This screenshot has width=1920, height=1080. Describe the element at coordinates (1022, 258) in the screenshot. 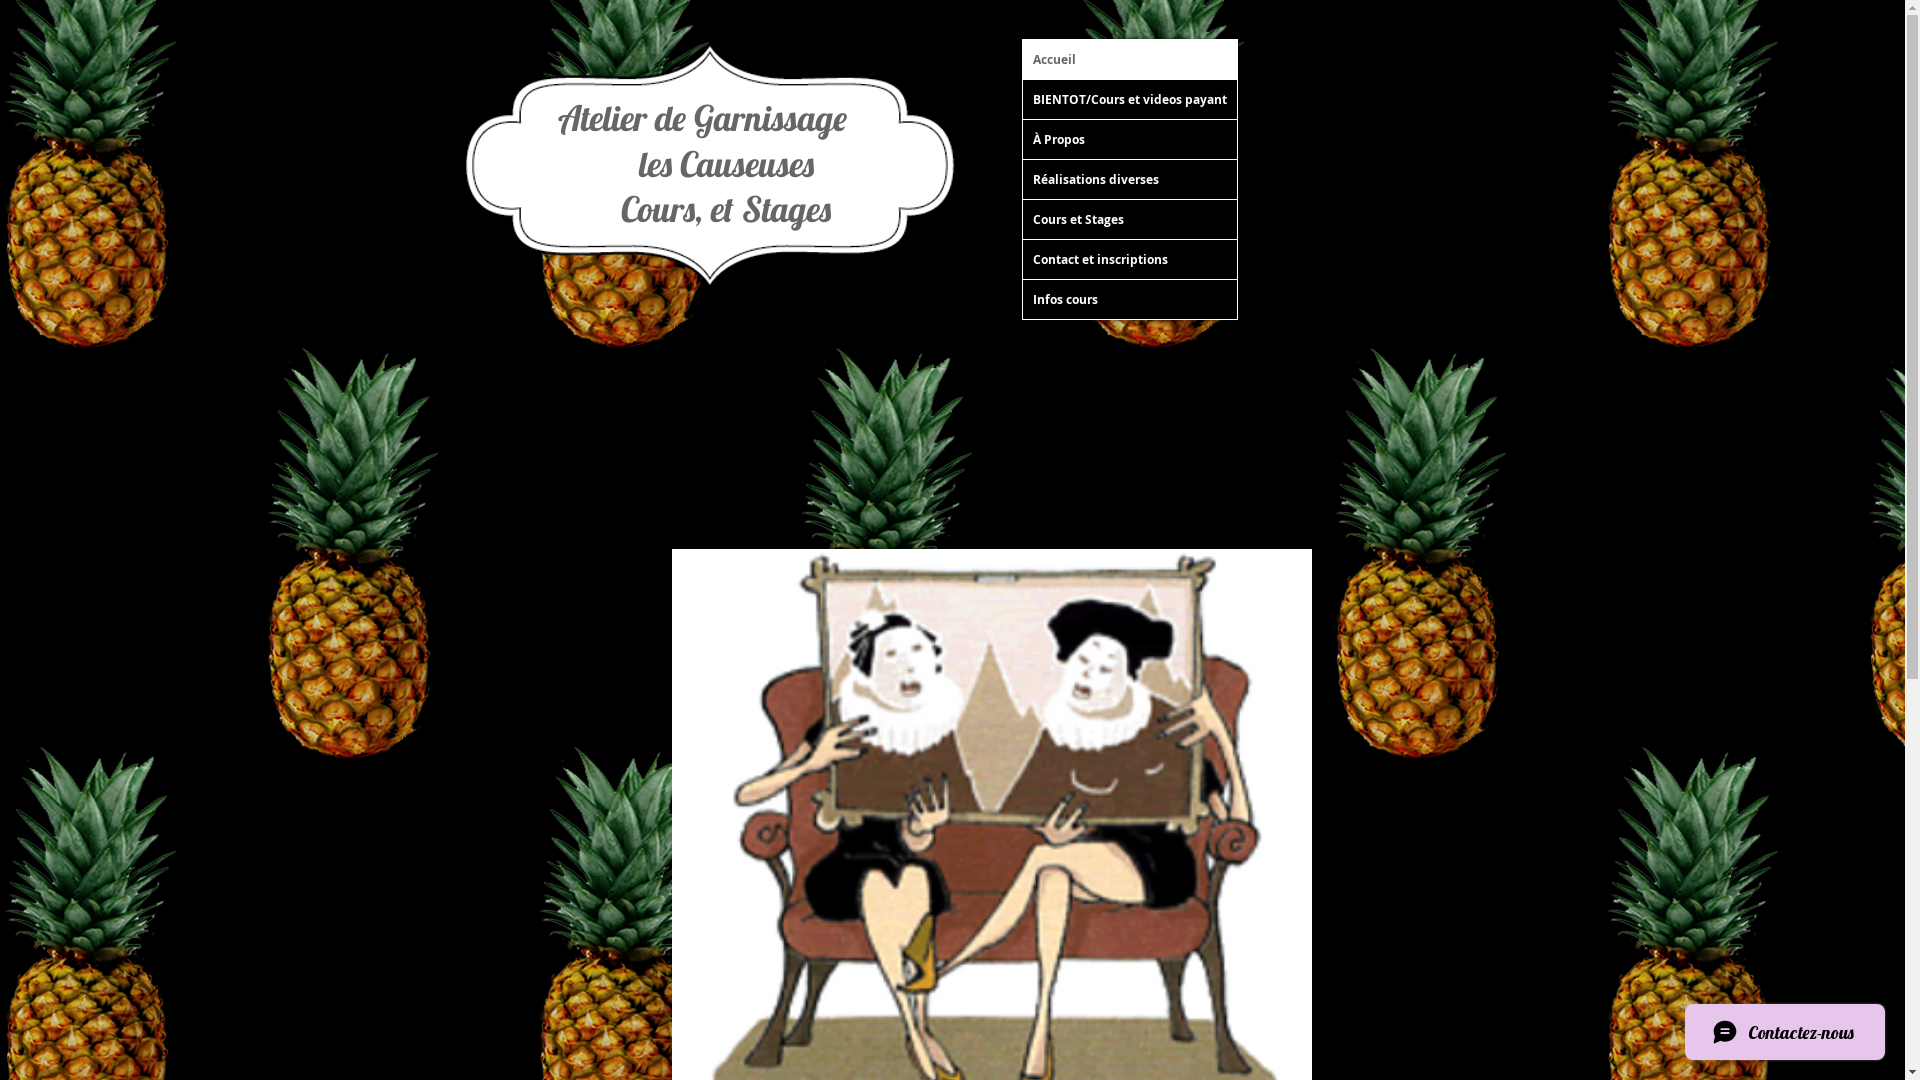

I see `'Contact et inscriptions'` at that location.